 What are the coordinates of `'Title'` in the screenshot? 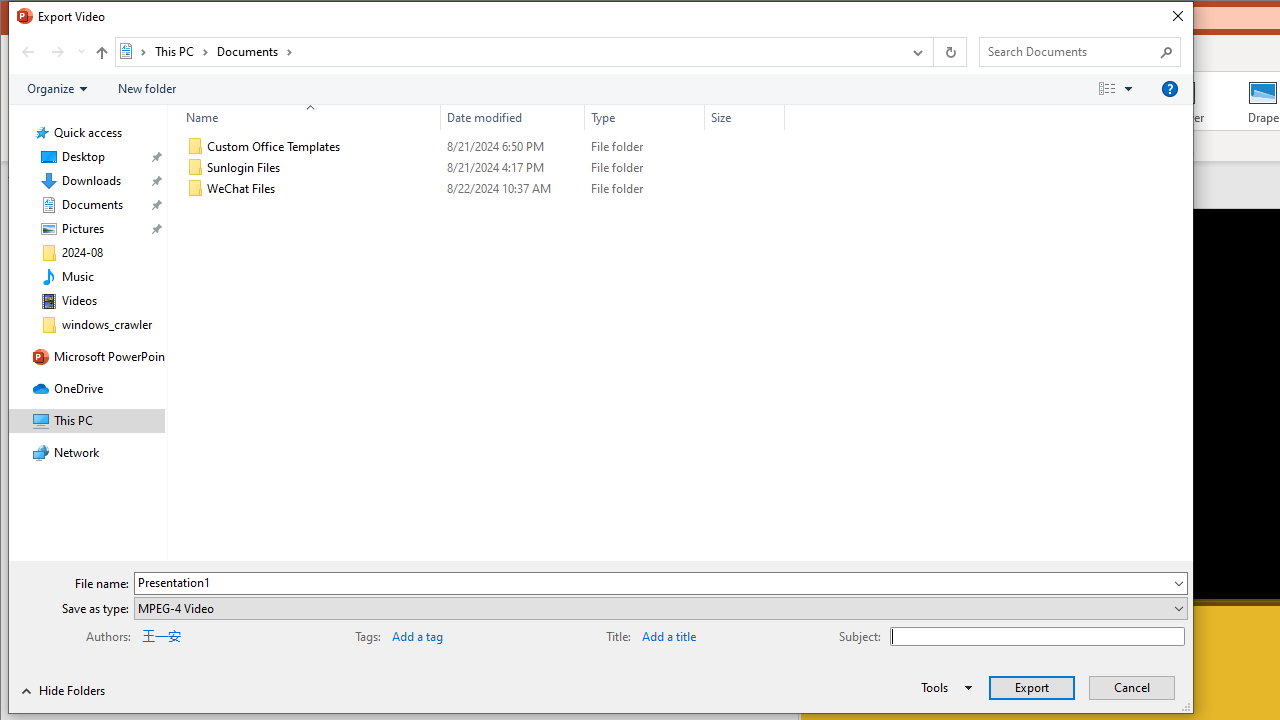 It's located at (705, 634).